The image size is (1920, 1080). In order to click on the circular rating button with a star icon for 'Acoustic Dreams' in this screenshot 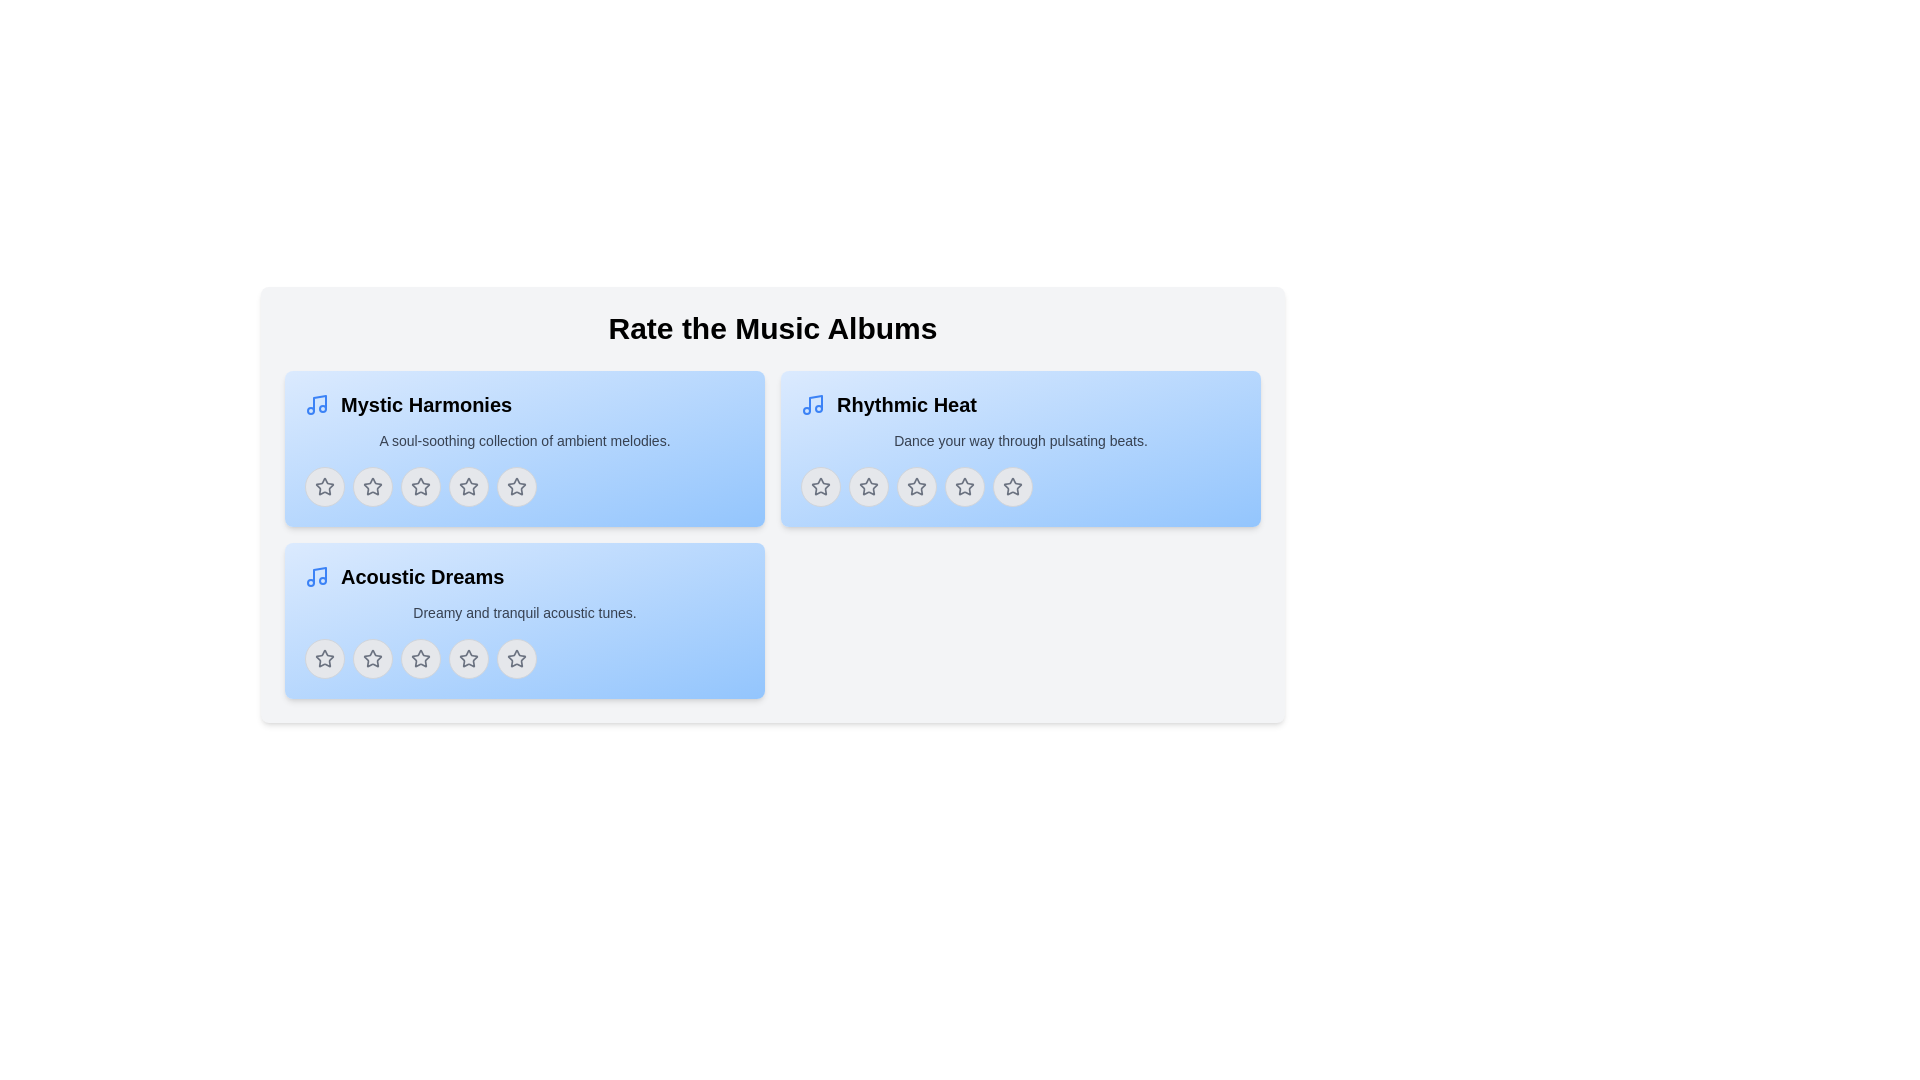, I will do `click(420, 659)`.